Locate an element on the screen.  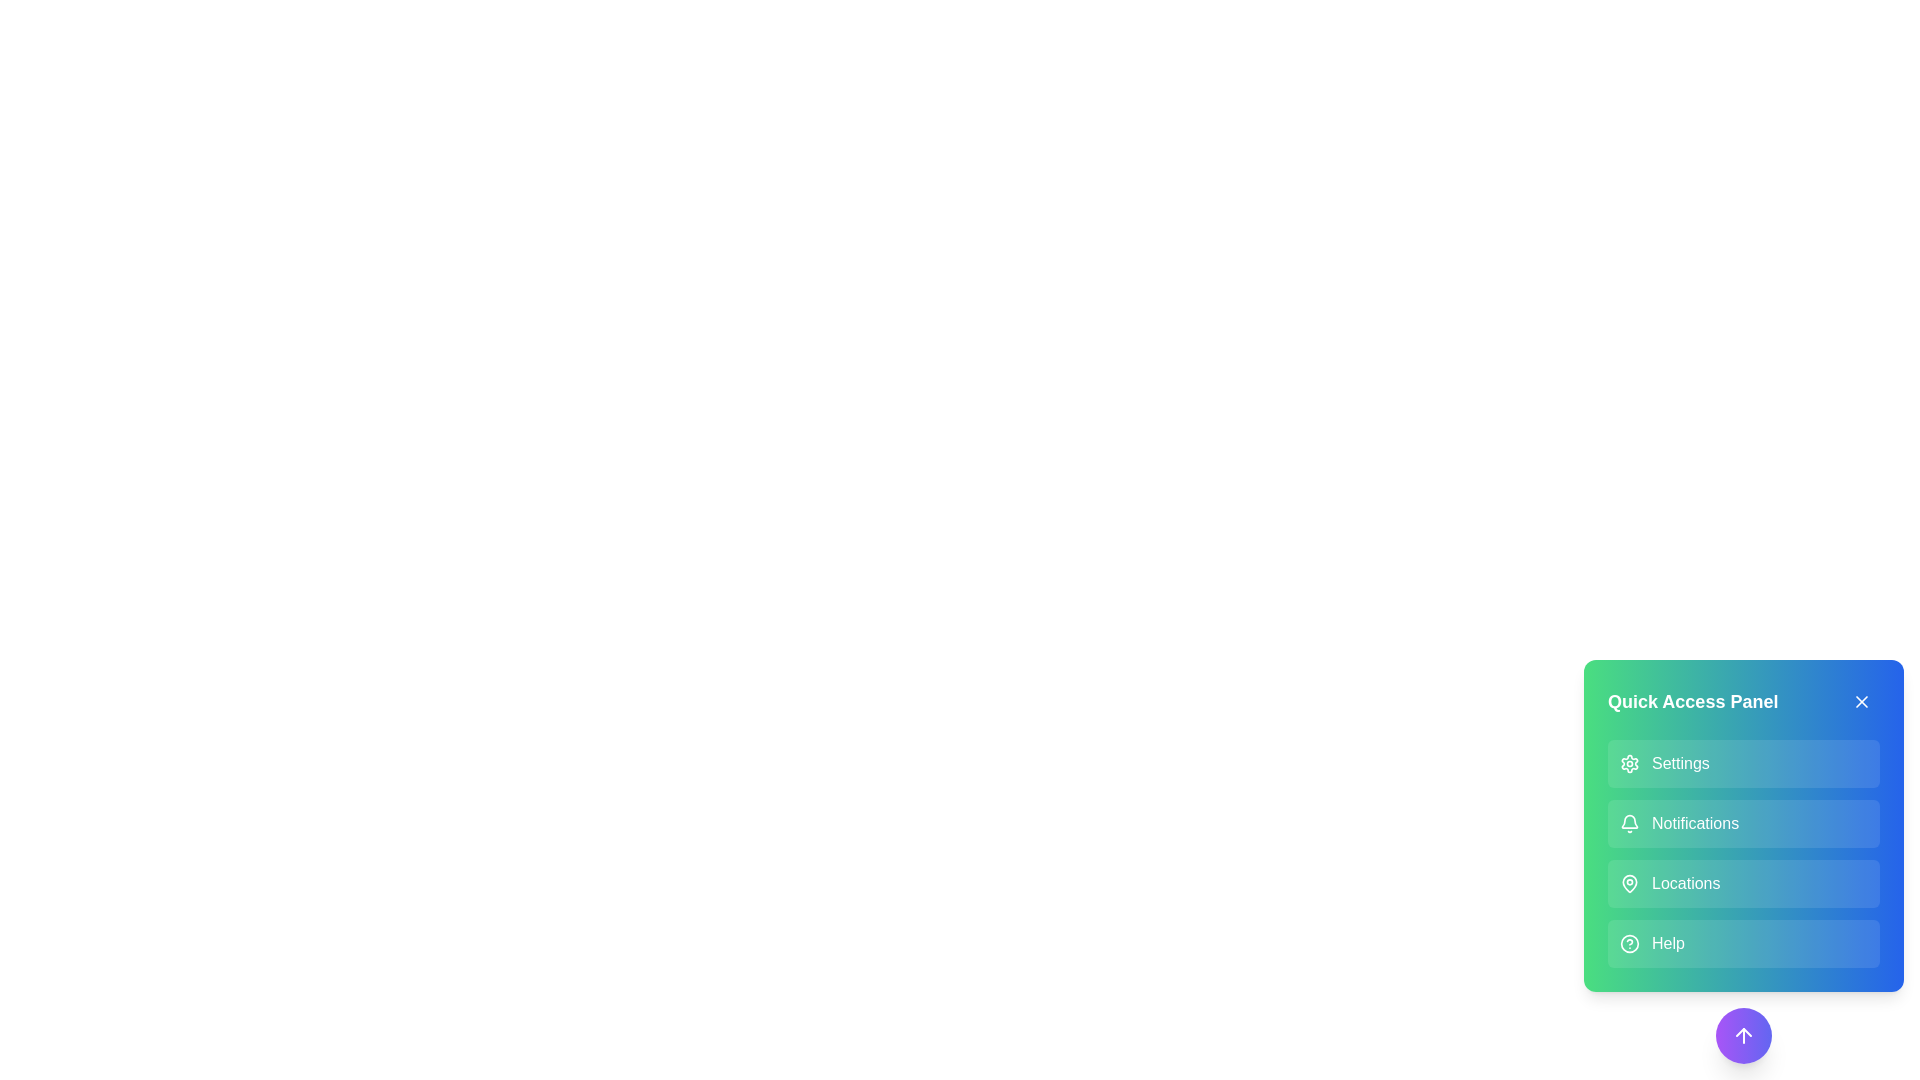
the help icon located at the leftmost edge of the 'Help' button in the bottom section of a vertical list within the quick-access panel is located at coordinates (1630, 944).